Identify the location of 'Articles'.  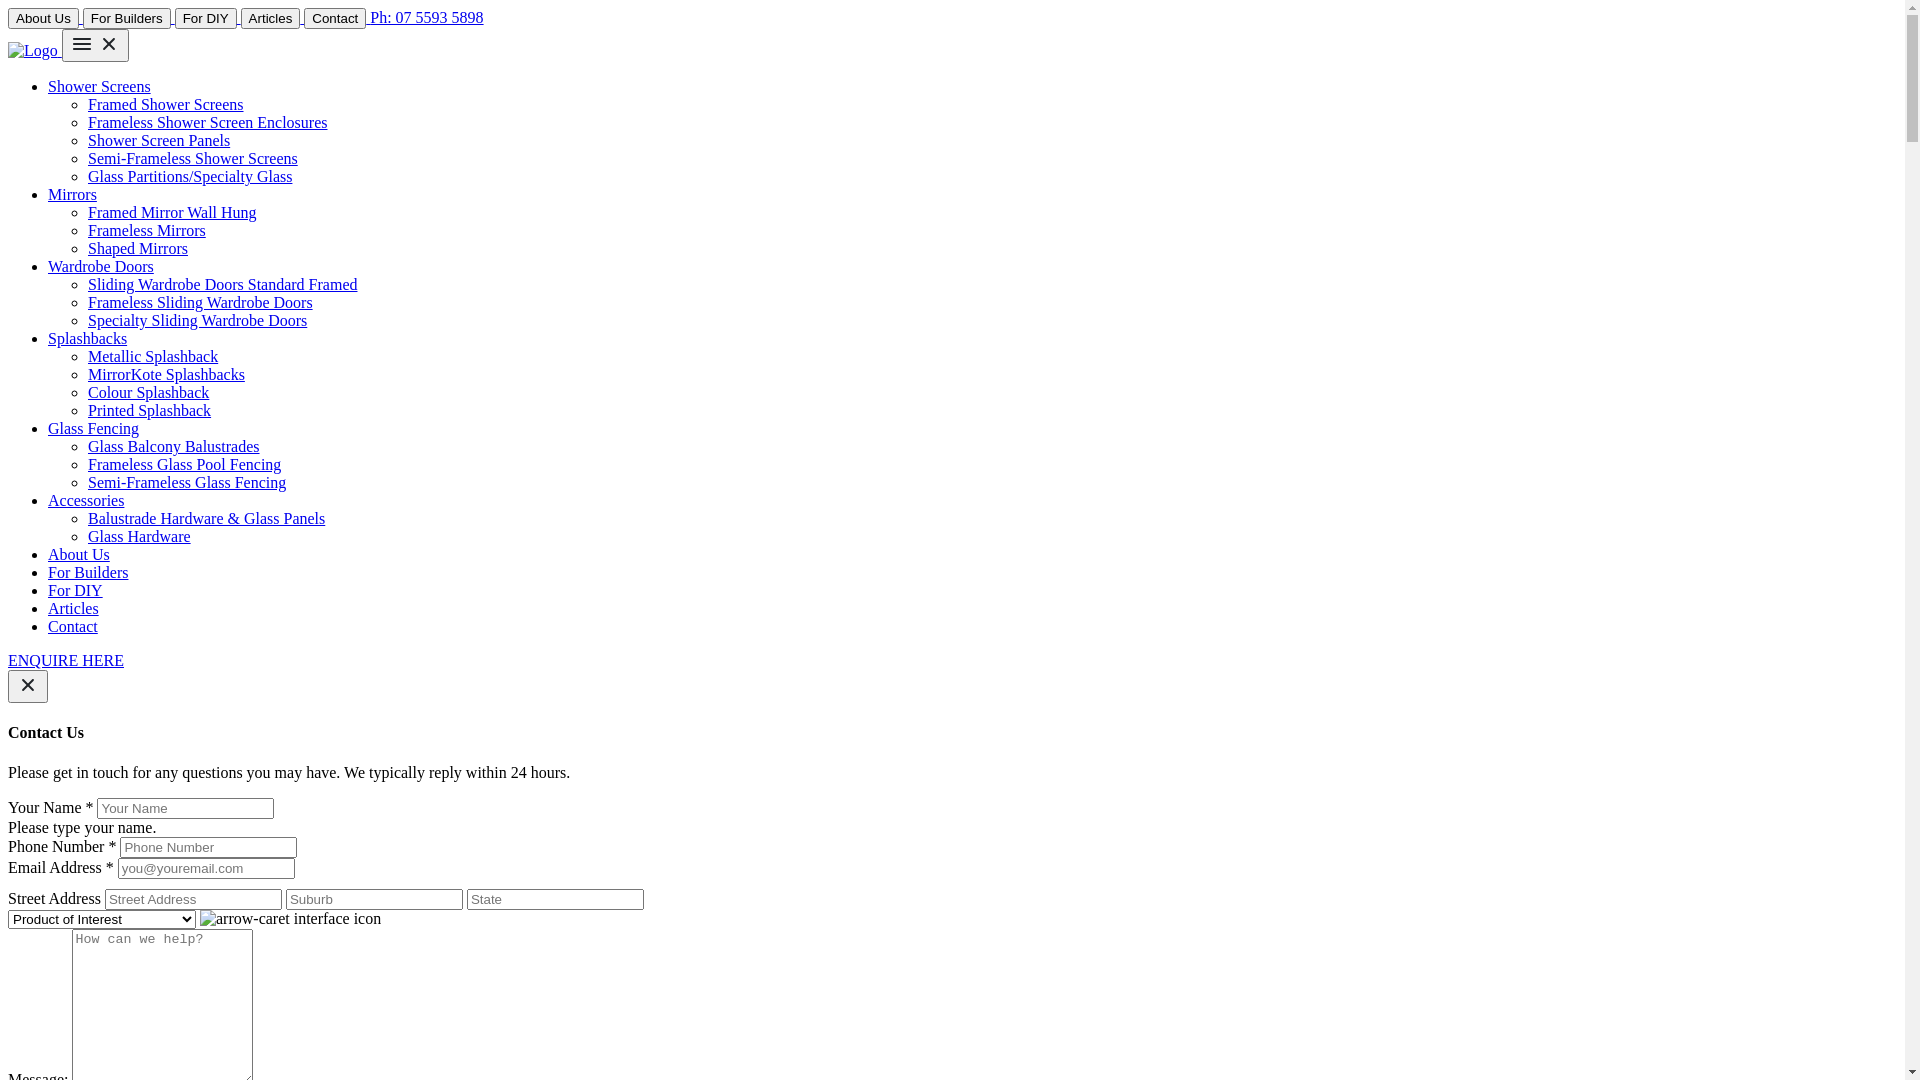
(269, 18).